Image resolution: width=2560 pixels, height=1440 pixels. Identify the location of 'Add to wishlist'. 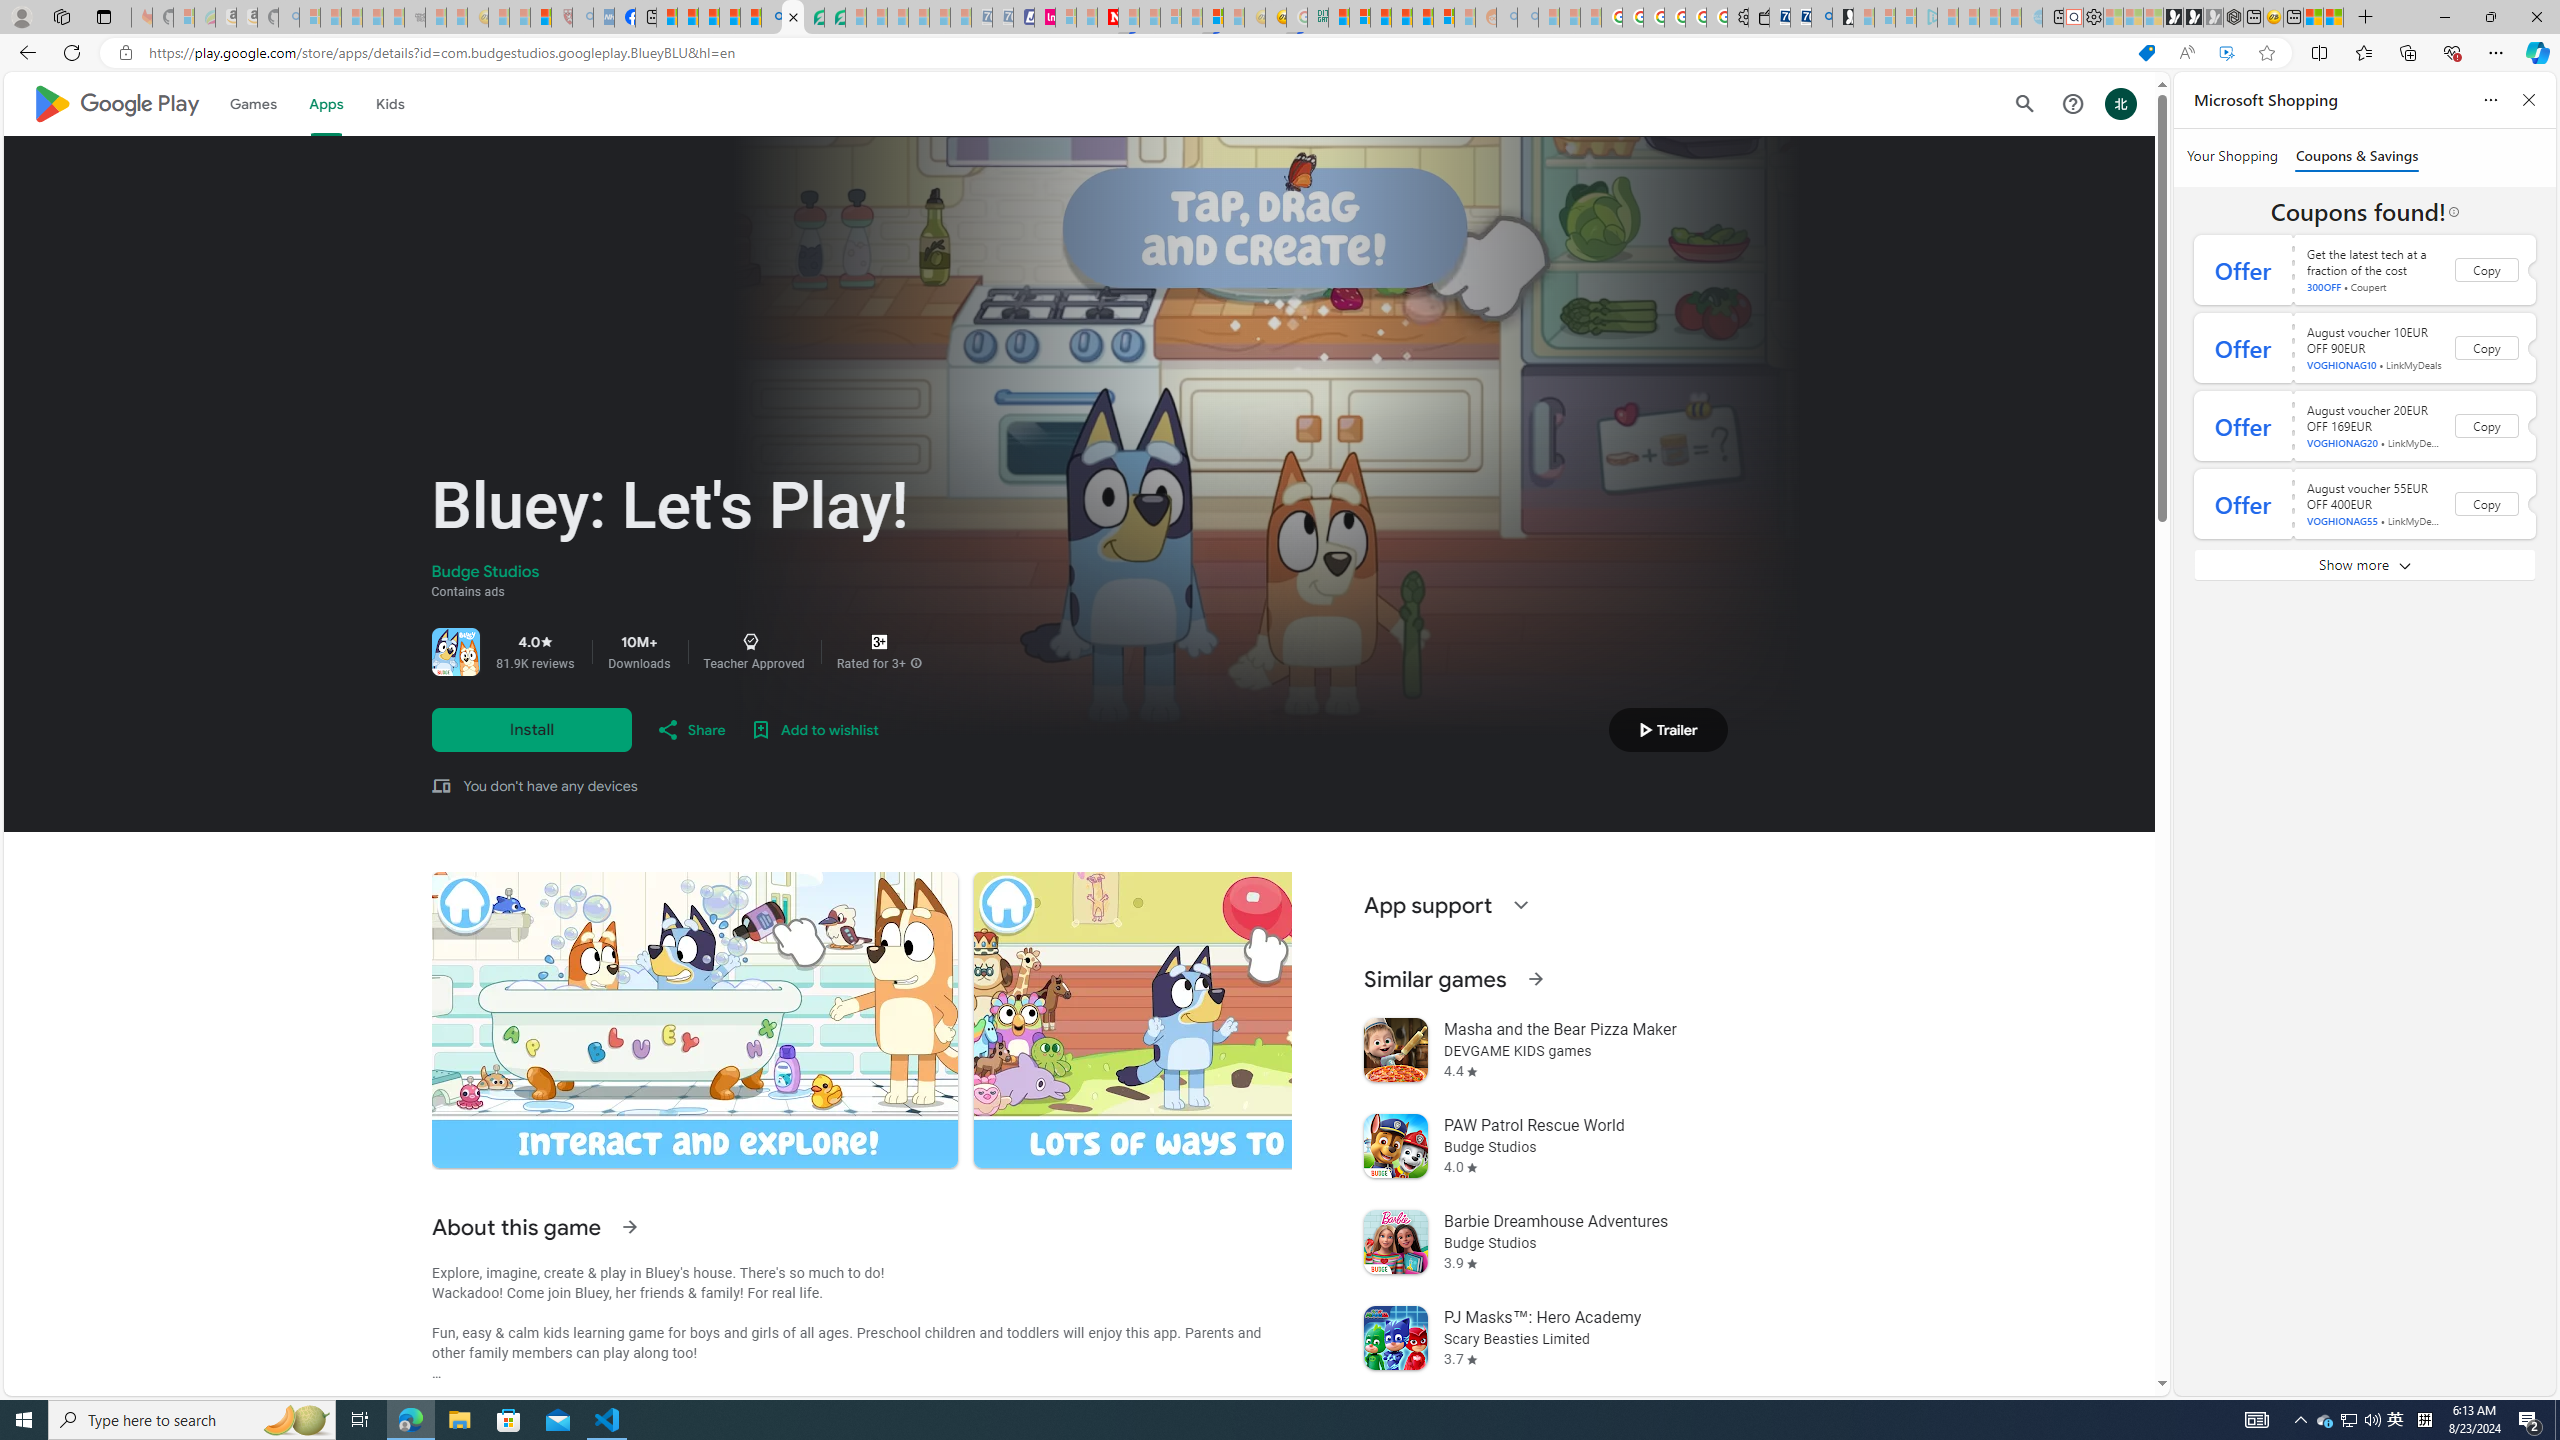
(814, 729).